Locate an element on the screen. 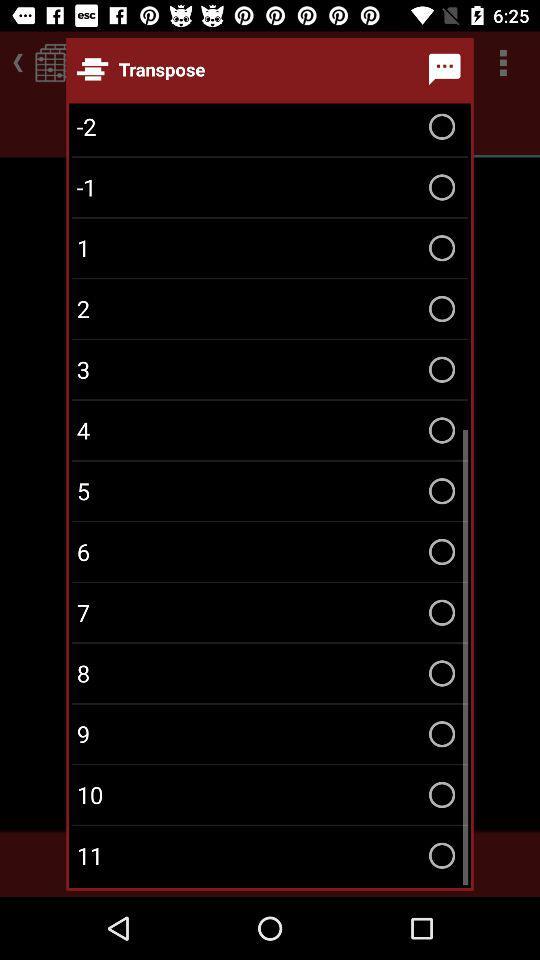  6 item is located at coordinates (270, 552).